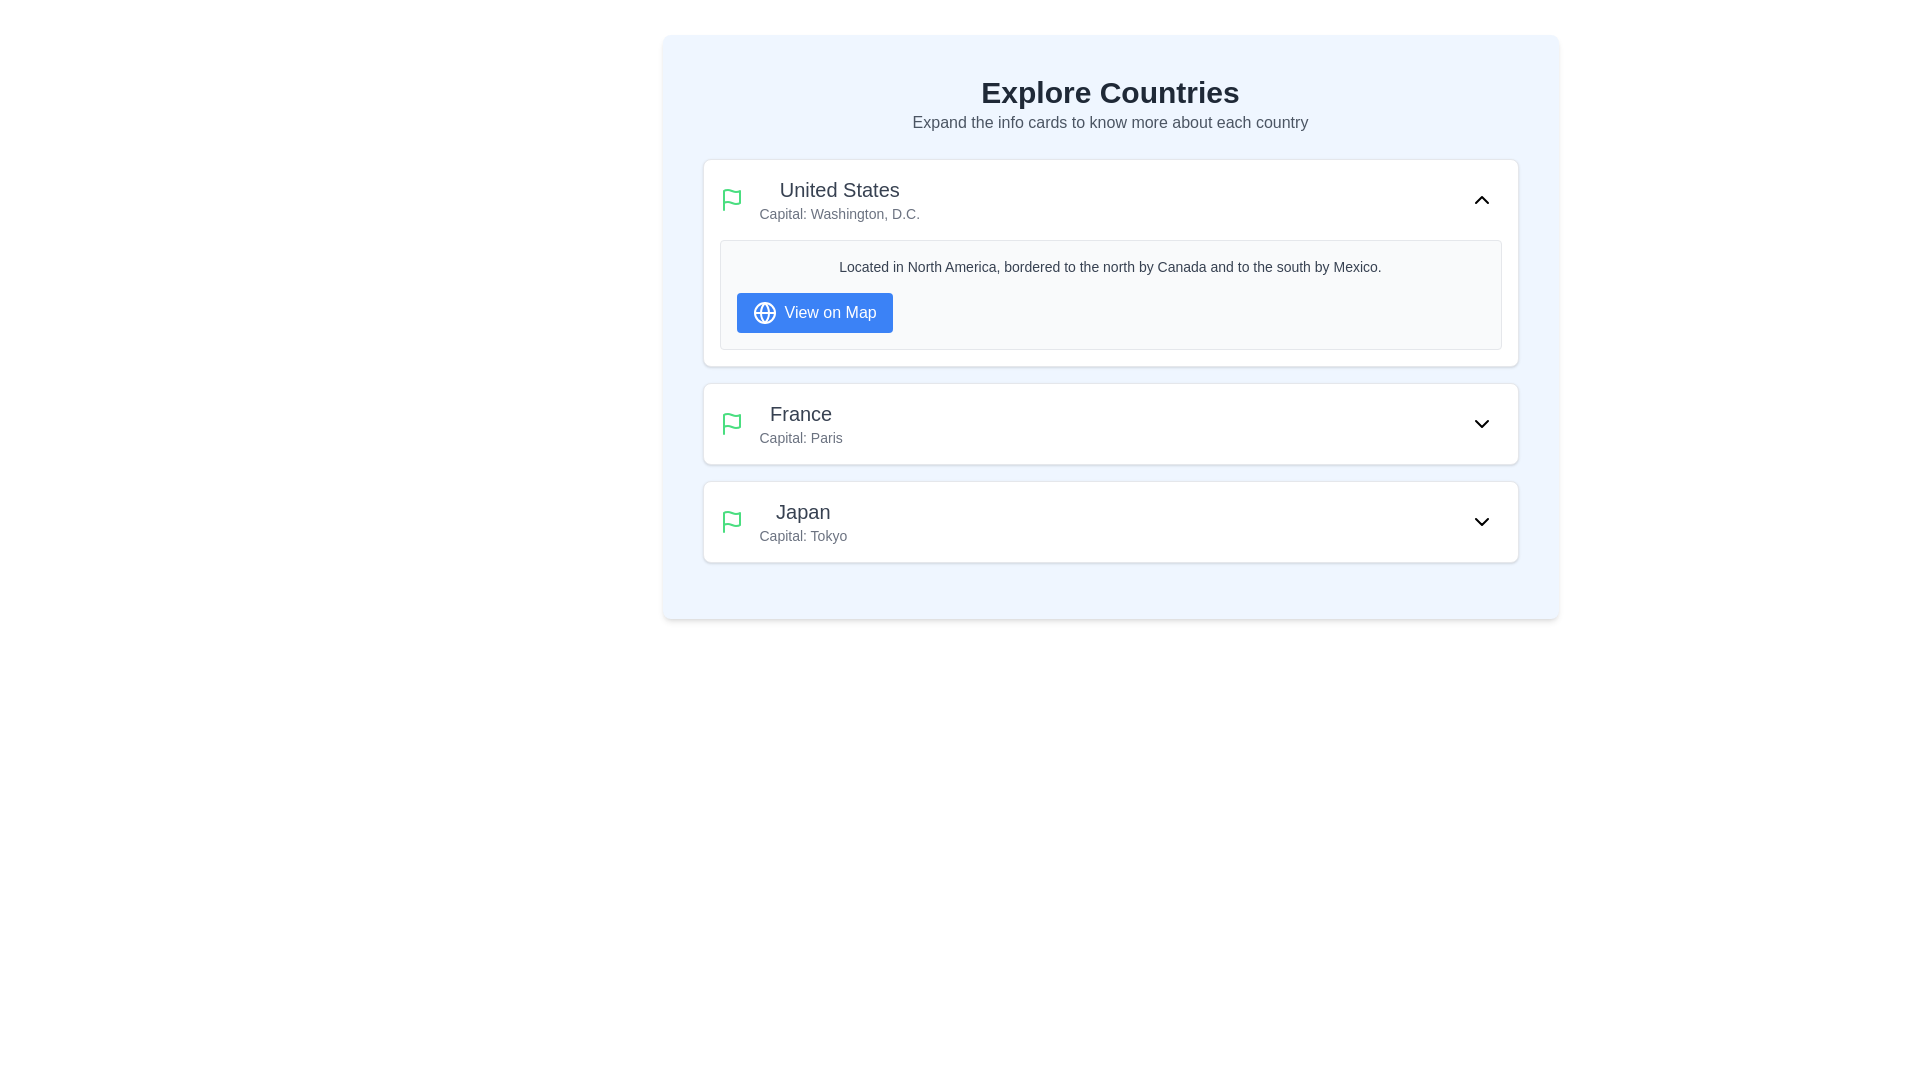  Describe the element at coordinates (730, 423) in the screenshot. I see `the flag icon with a green outline positioned to the left of the text 'France'` at that location.